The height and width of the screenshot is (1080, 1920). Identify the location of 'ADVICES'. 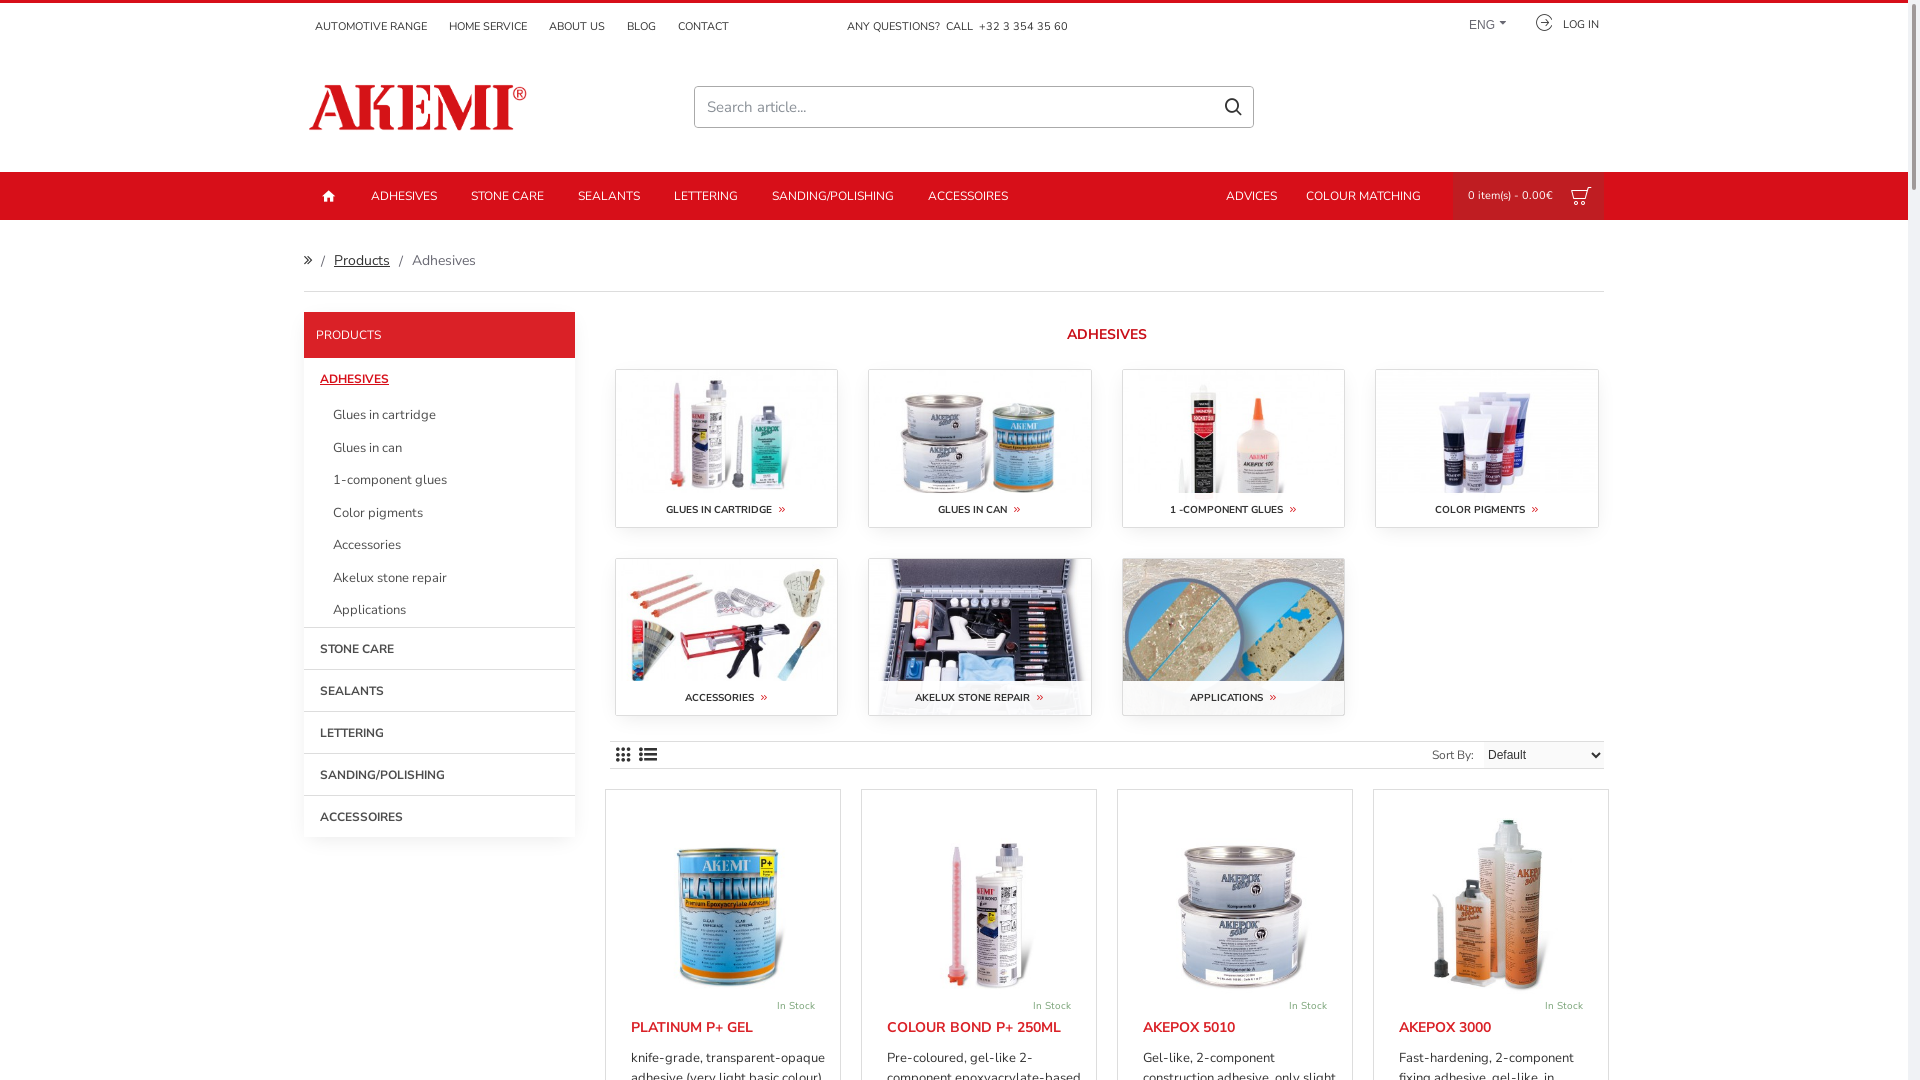
(1208, 196).